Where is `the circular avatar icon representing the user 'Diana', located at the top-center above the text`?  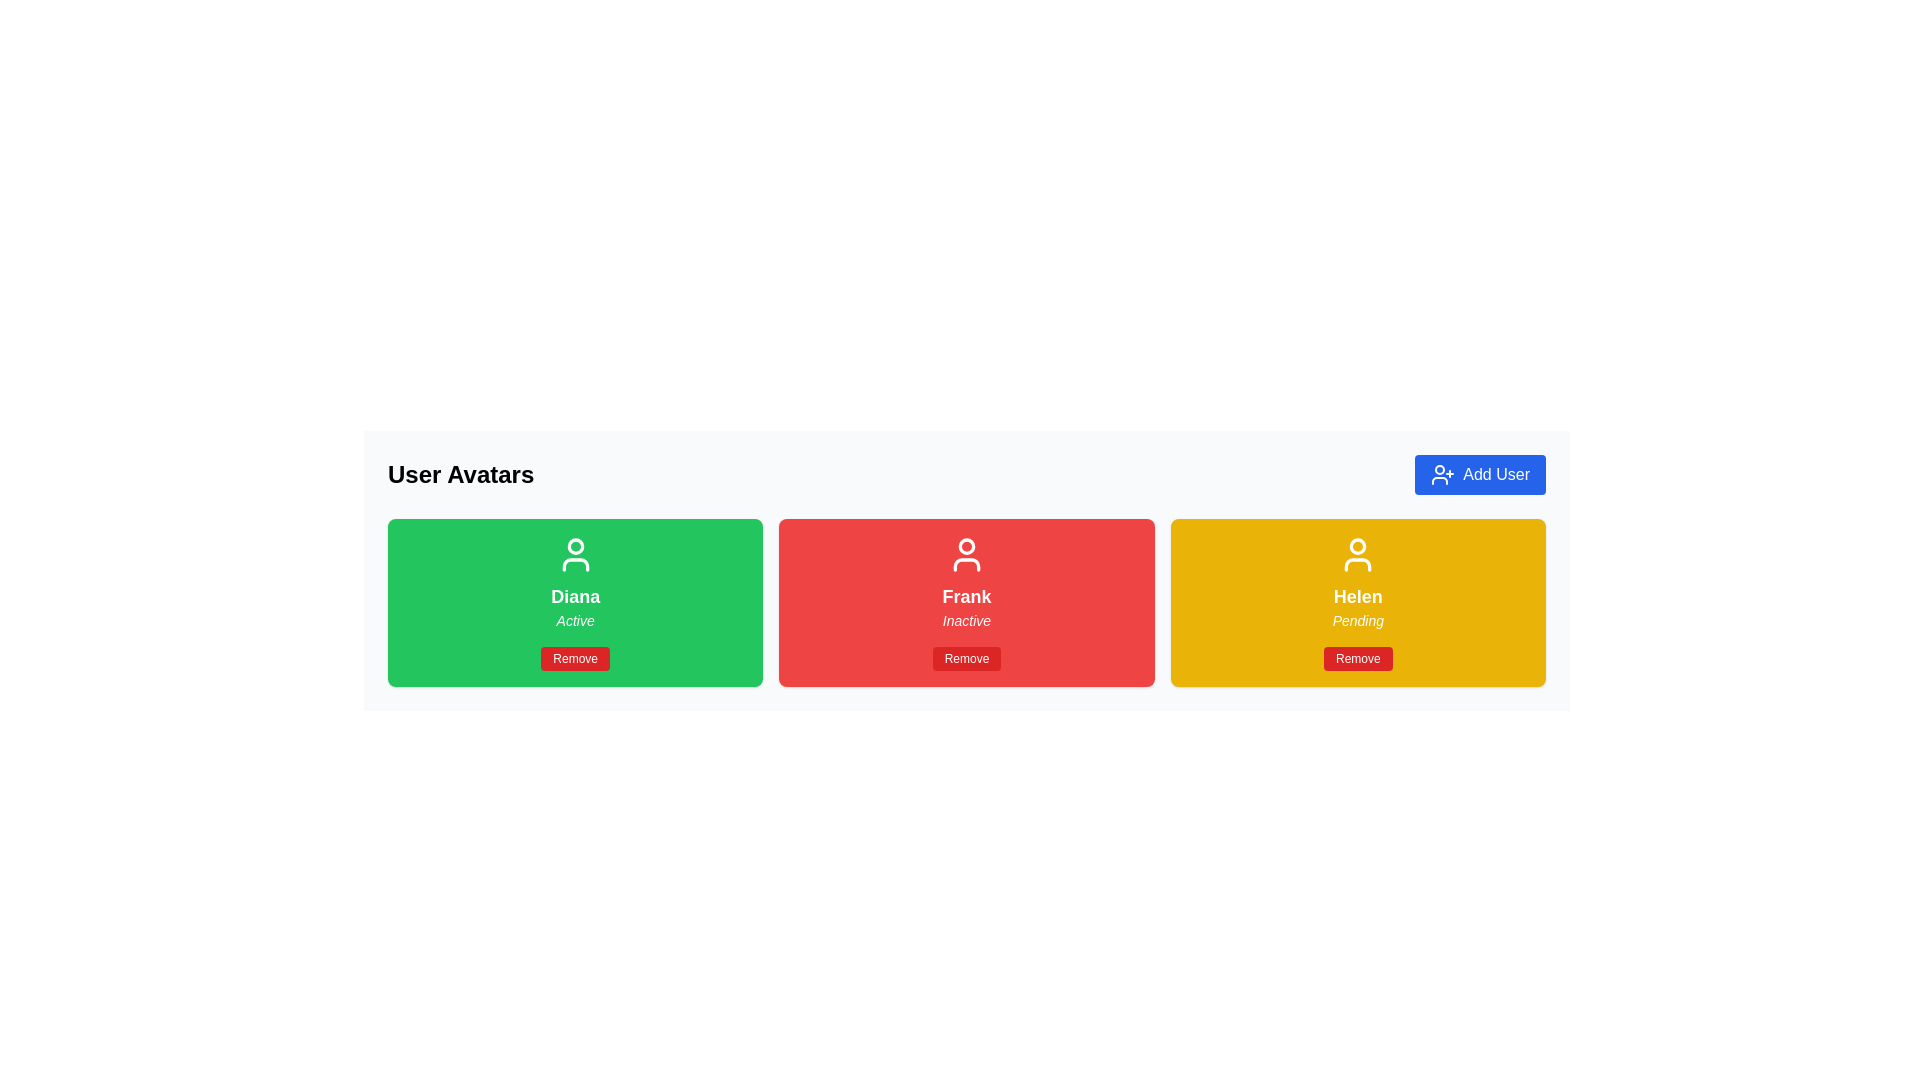 the circular avatar icon representing the user 'Diana', located at the top-center above the text is located at coordinates (574, 546).